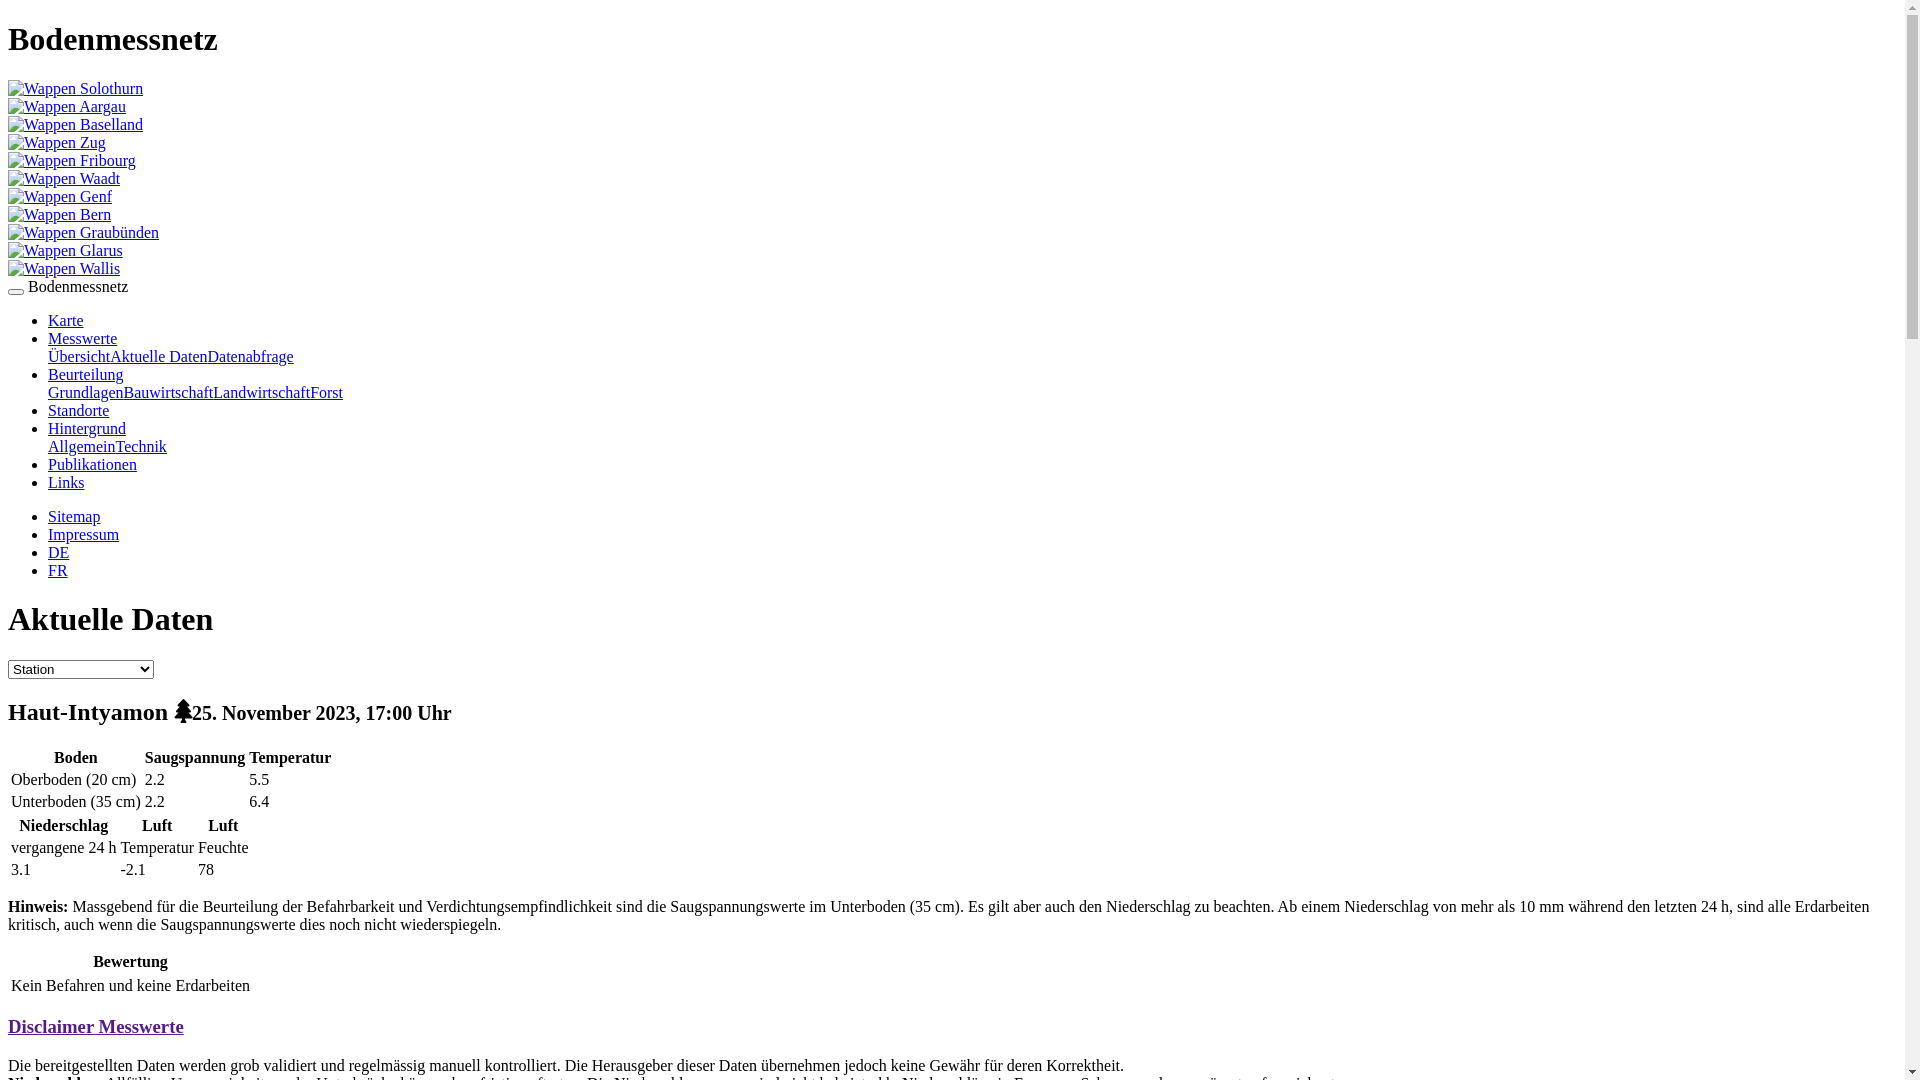 The image size is (1920, 1080). I want to click on 'Links', so click(66, 482).